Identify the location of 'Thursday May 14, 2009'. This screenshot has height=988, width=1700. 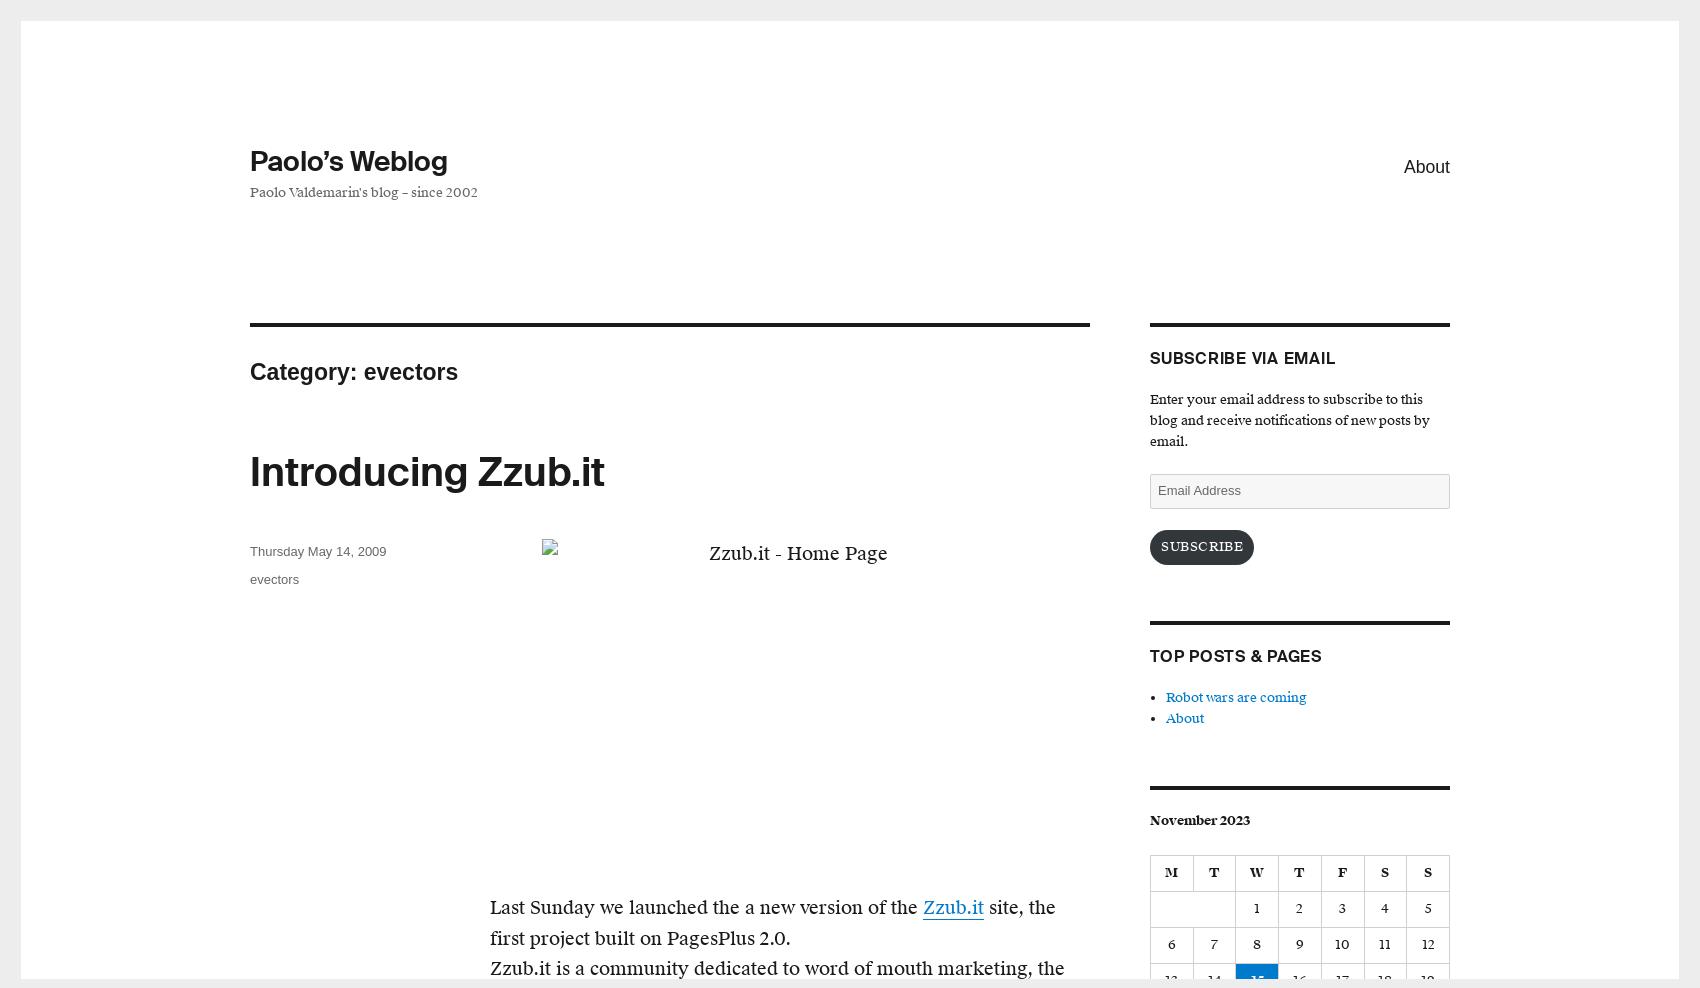
(318, 549).